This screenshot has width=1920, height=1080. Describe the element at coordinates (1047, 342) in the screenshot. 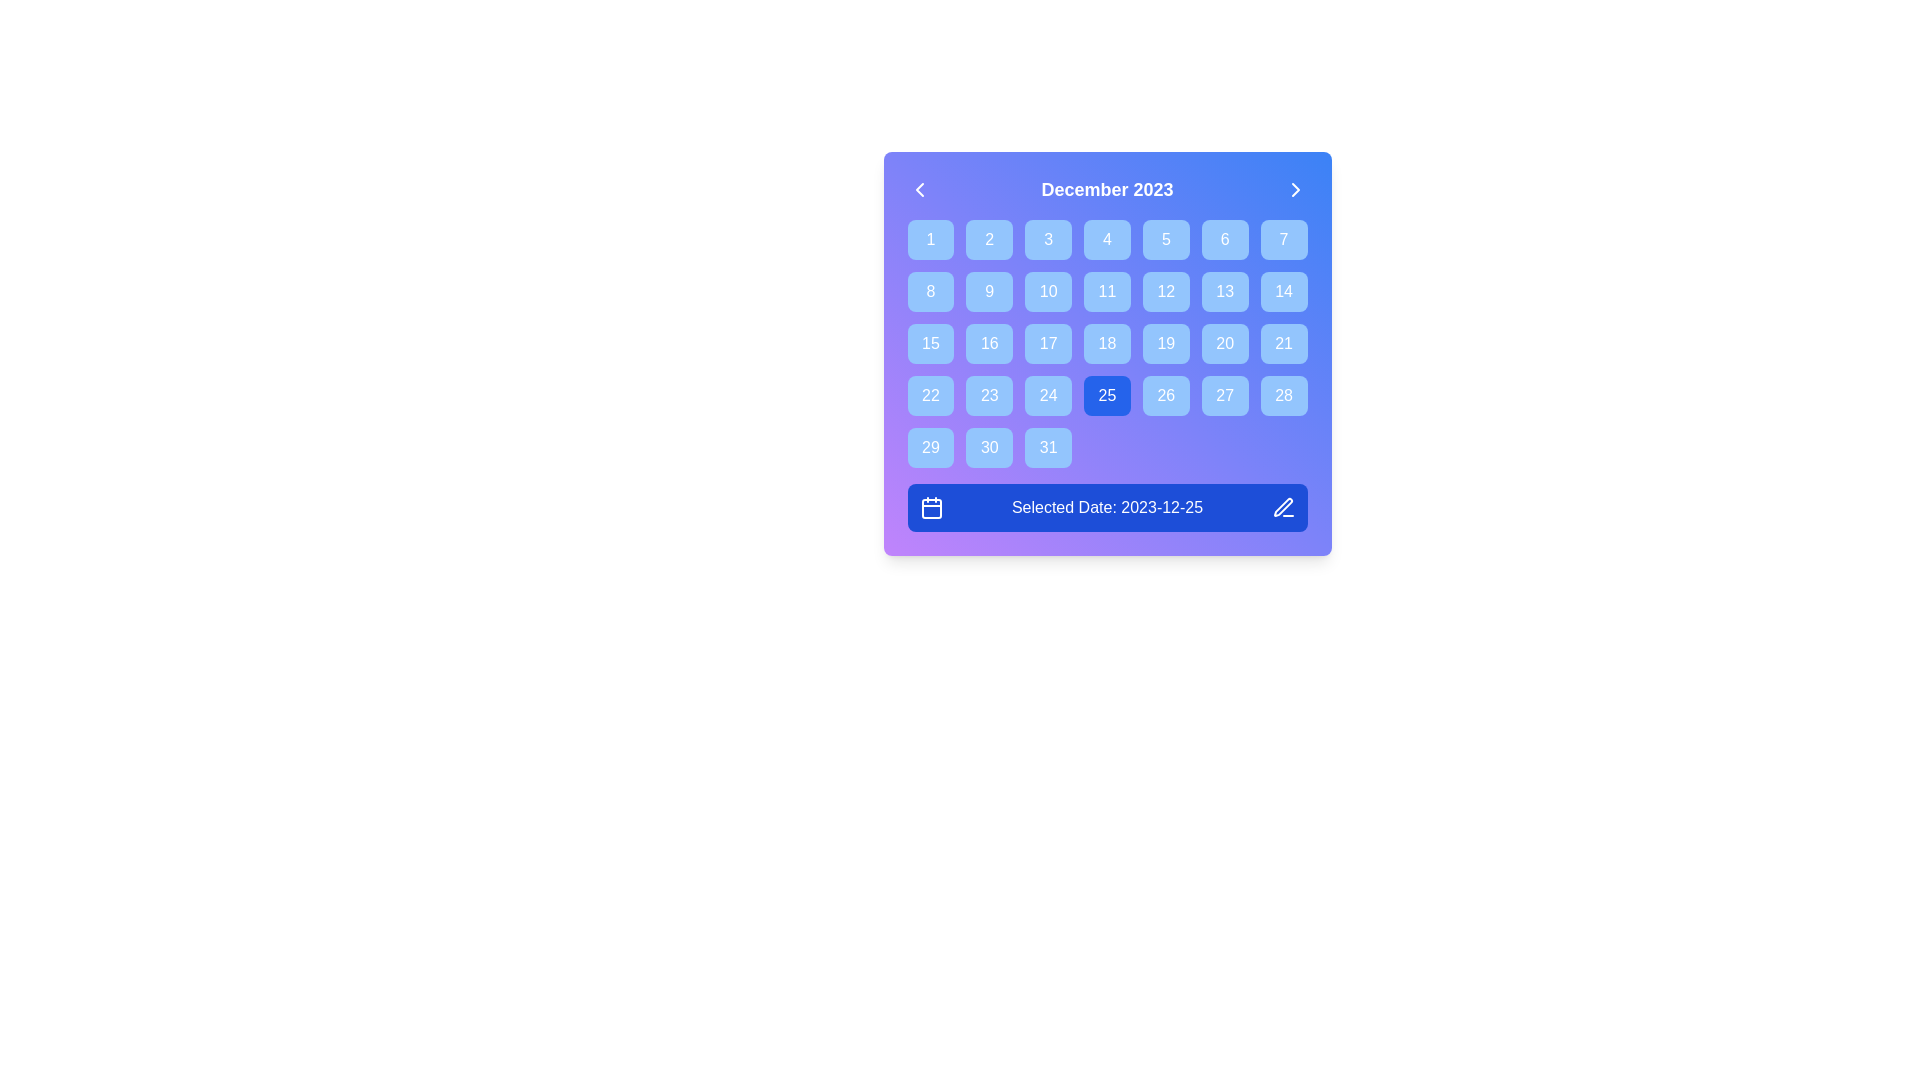

I see `the blue rounded rectangular button labeled '17' in the calendar grid for December 2023` at that location.